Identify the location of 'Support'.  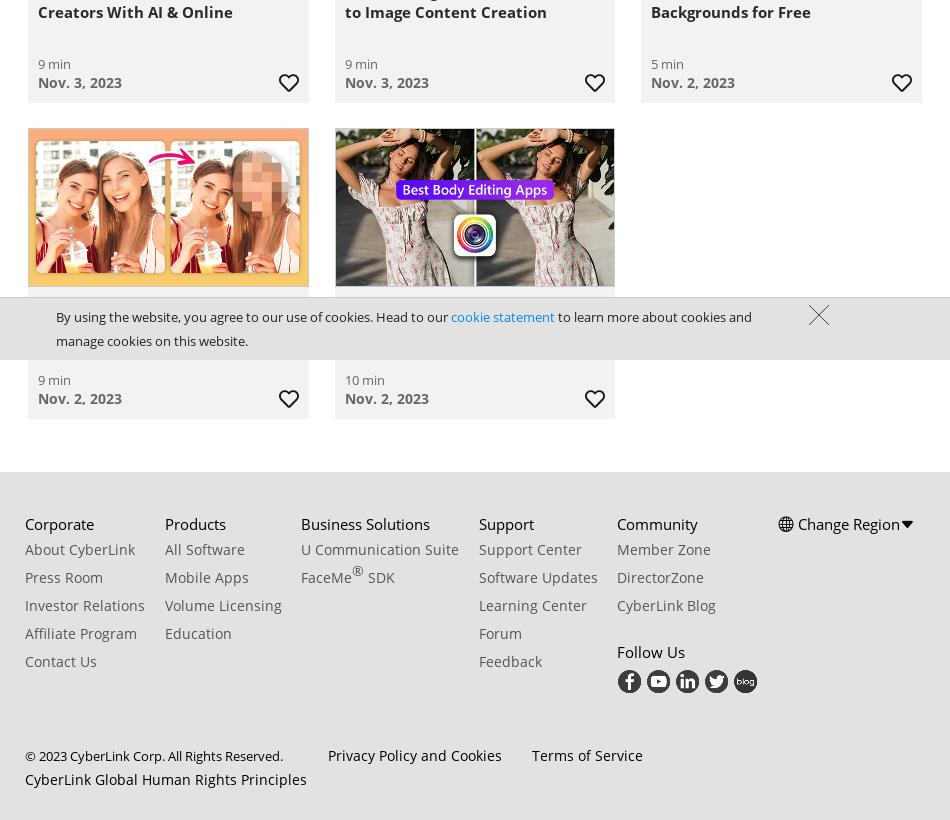
(505, 521).